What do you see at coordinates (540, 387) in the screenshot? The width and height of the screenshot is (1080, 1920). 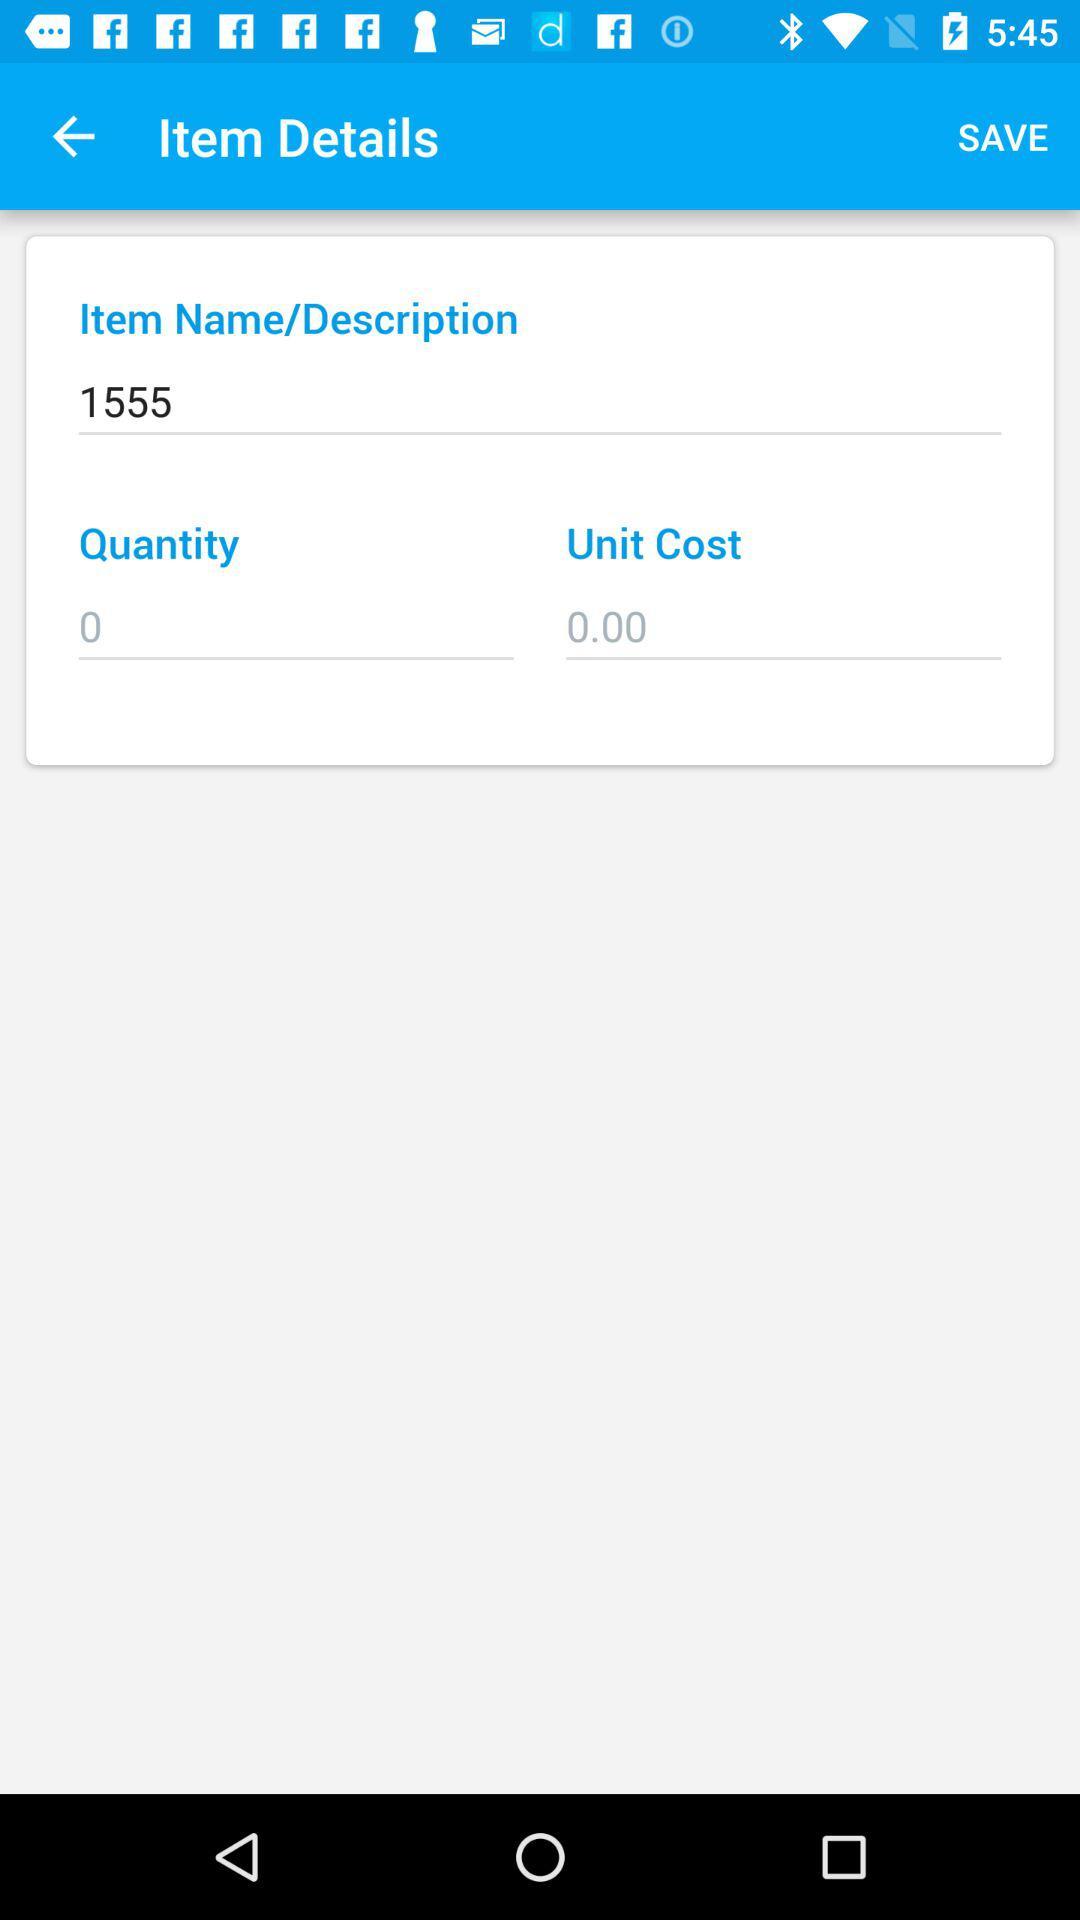 I see `the item below item name/description item` at bounding box center [540, 387].